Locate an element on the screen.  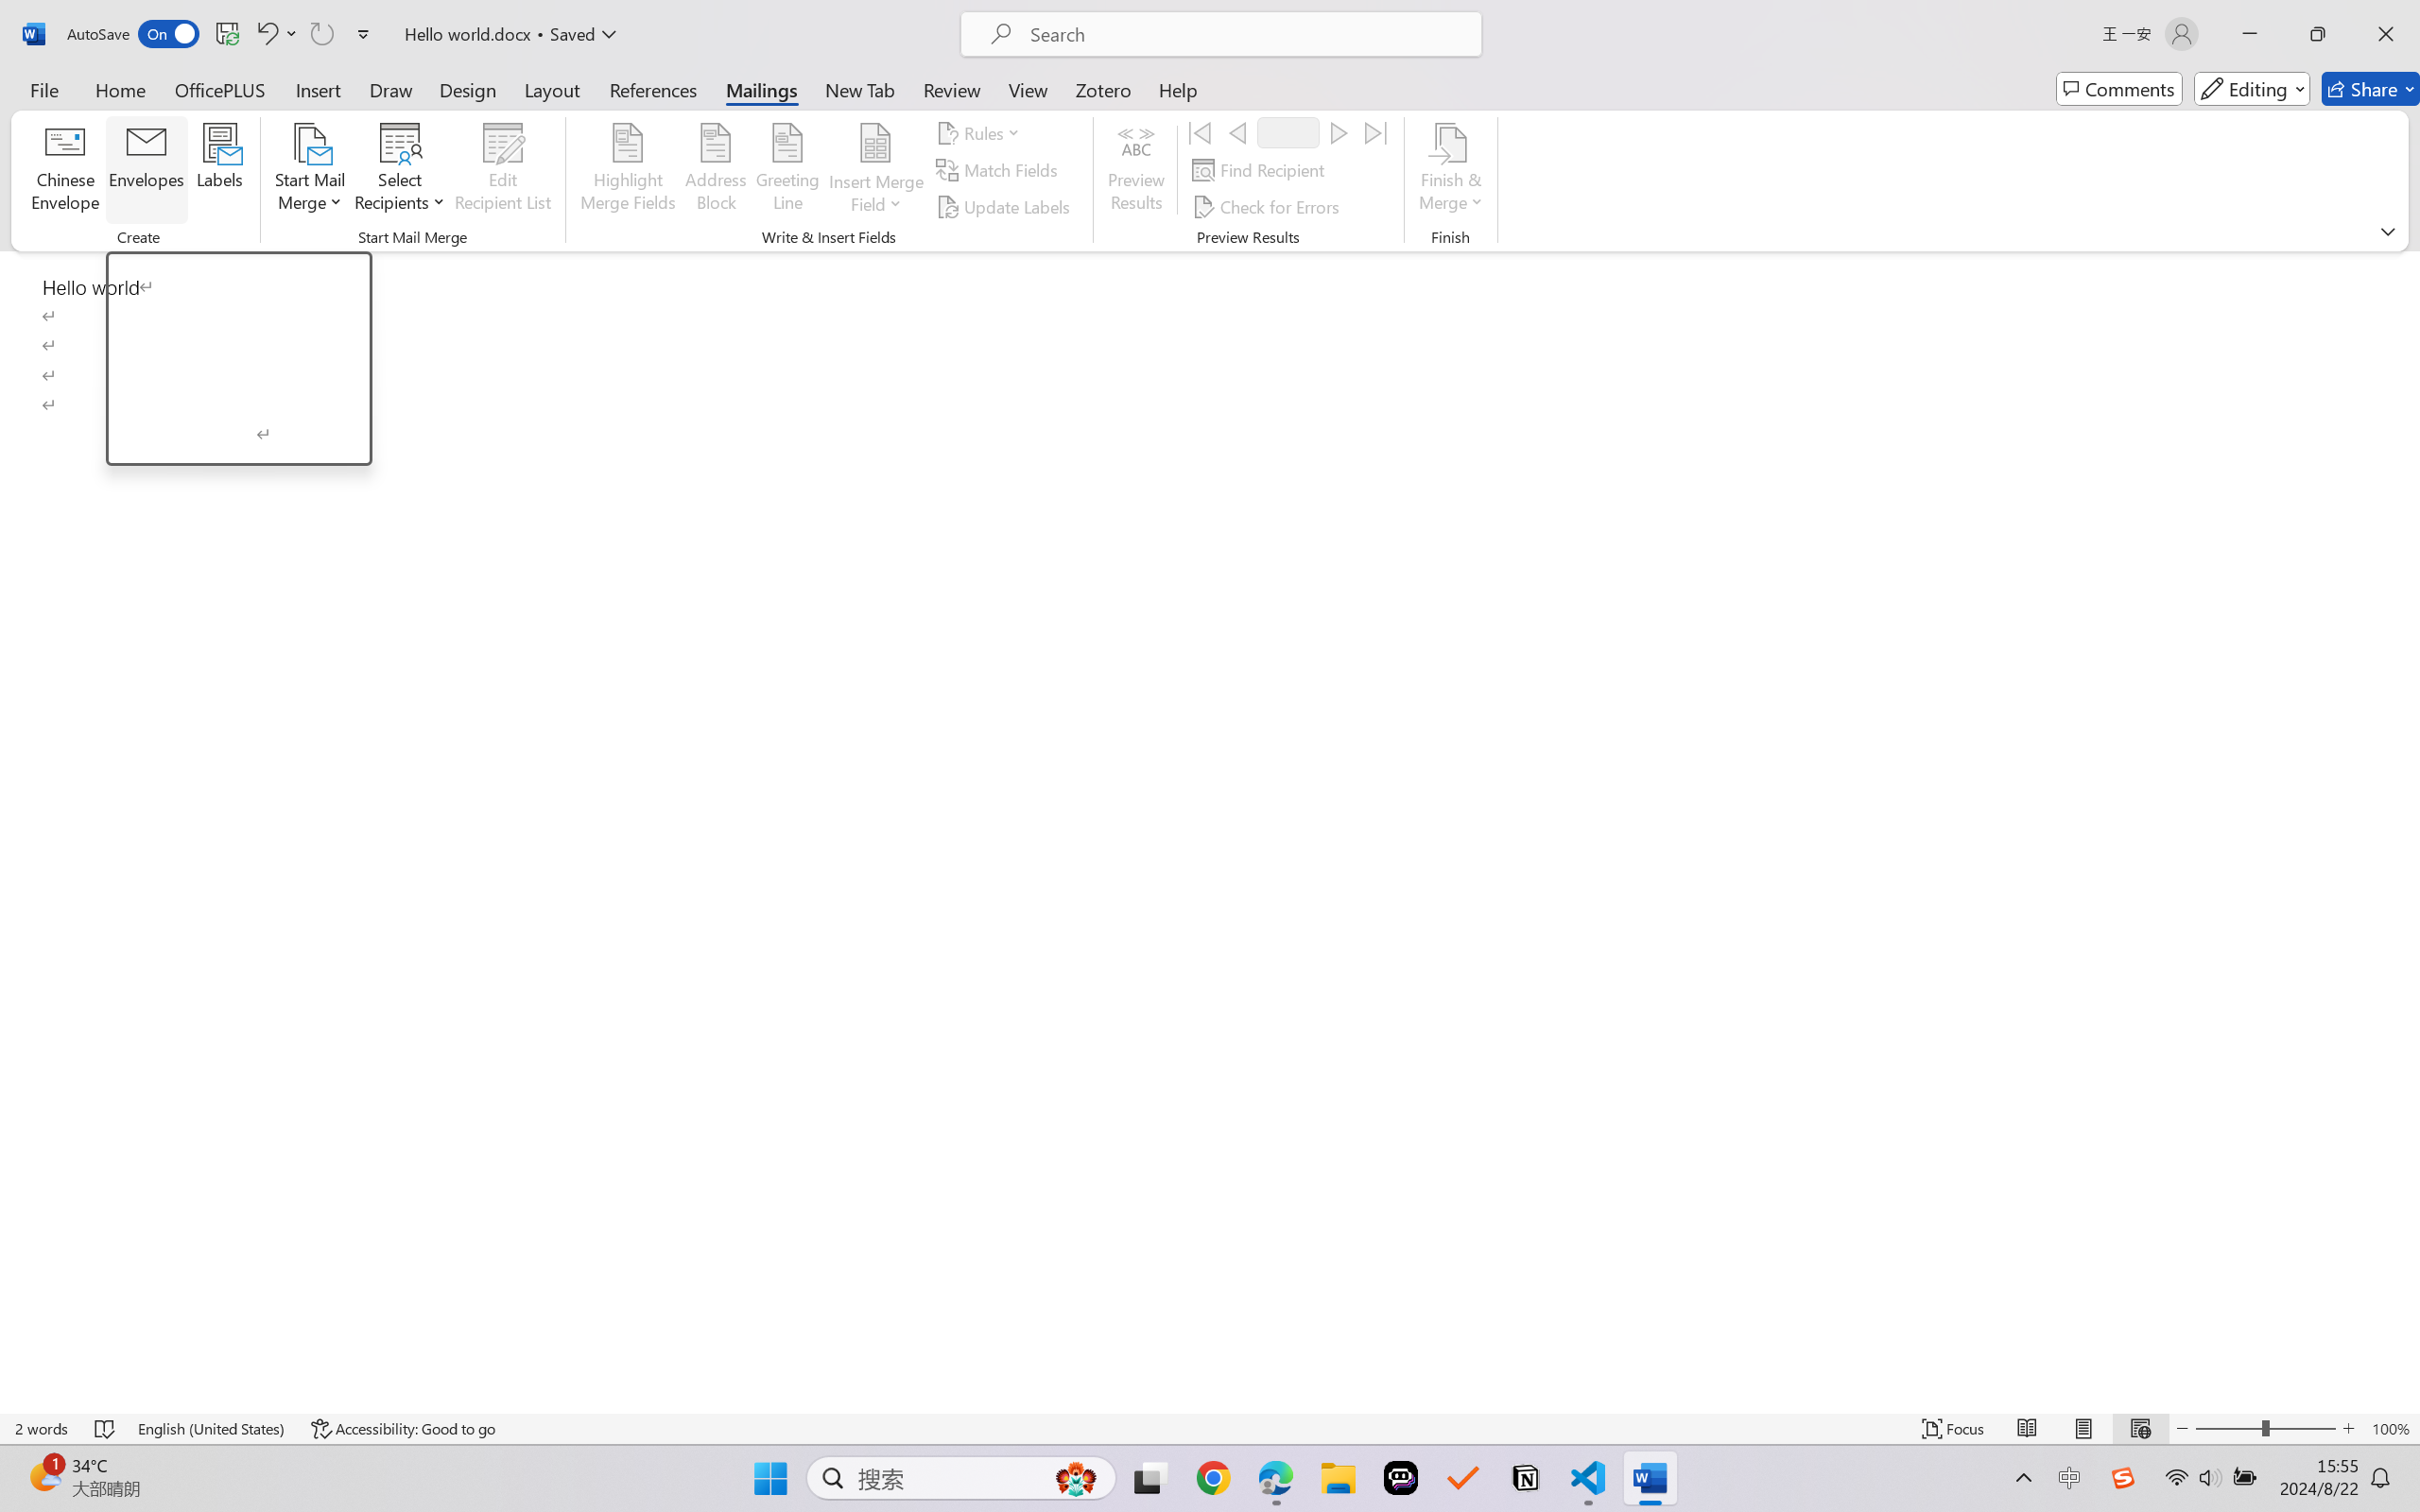
'Close' is located at coordinates (2385, 33).